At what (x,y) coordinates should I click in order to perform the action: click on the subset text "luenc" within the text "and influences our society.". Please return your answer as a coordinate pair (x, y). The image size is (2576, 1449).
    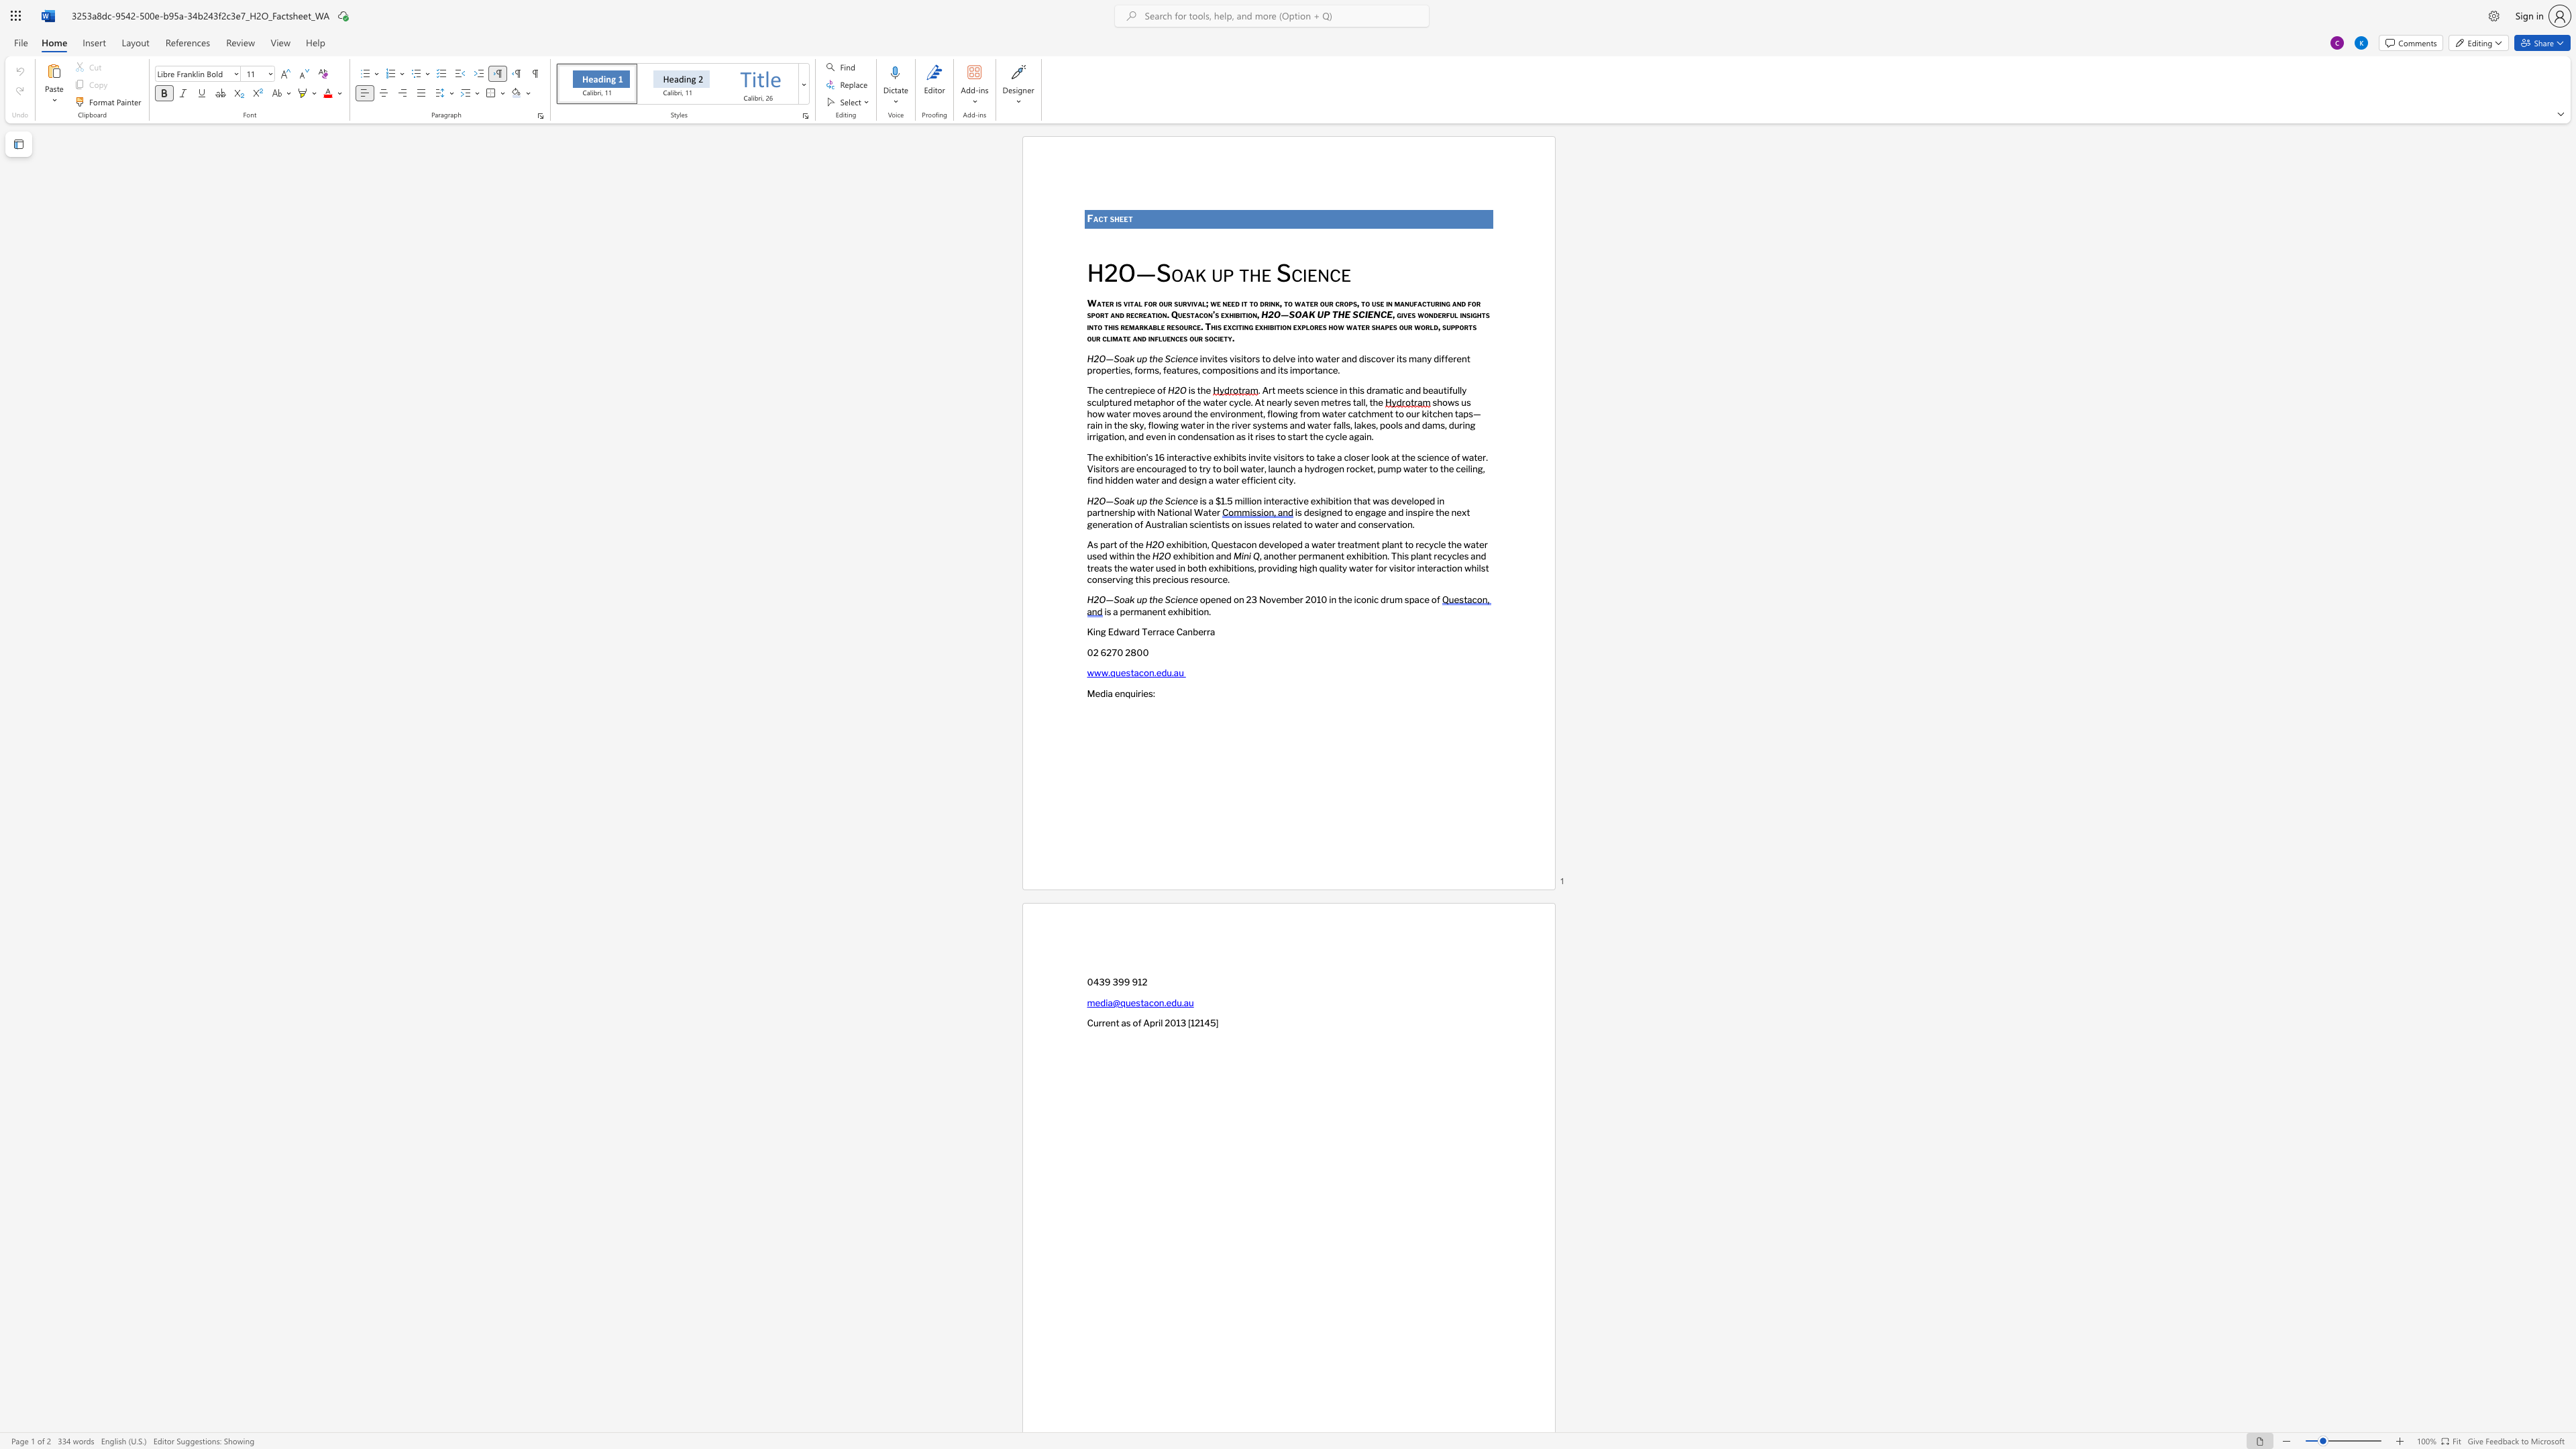
    Looking at the image, I should click on (1157, 336).